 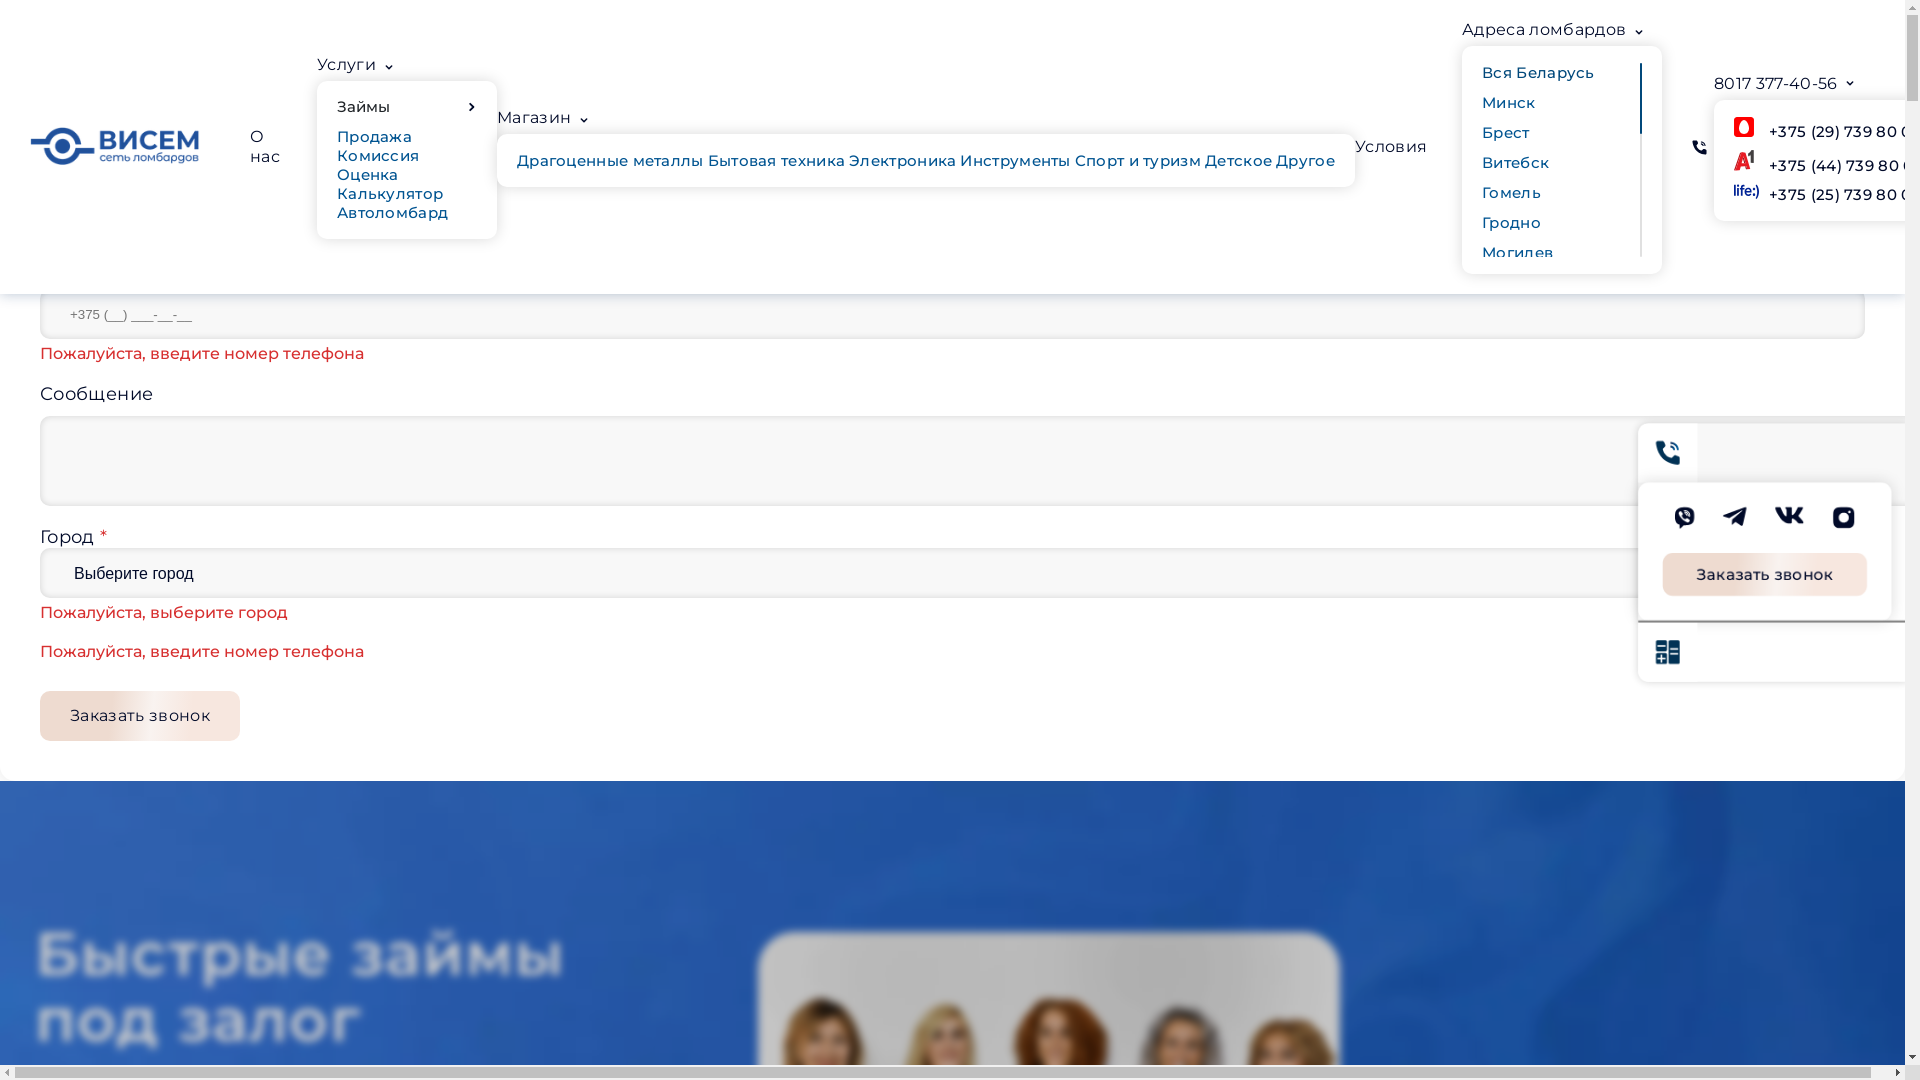 I want to click on '8017 377-40-56', so click(x=1775, y=83).